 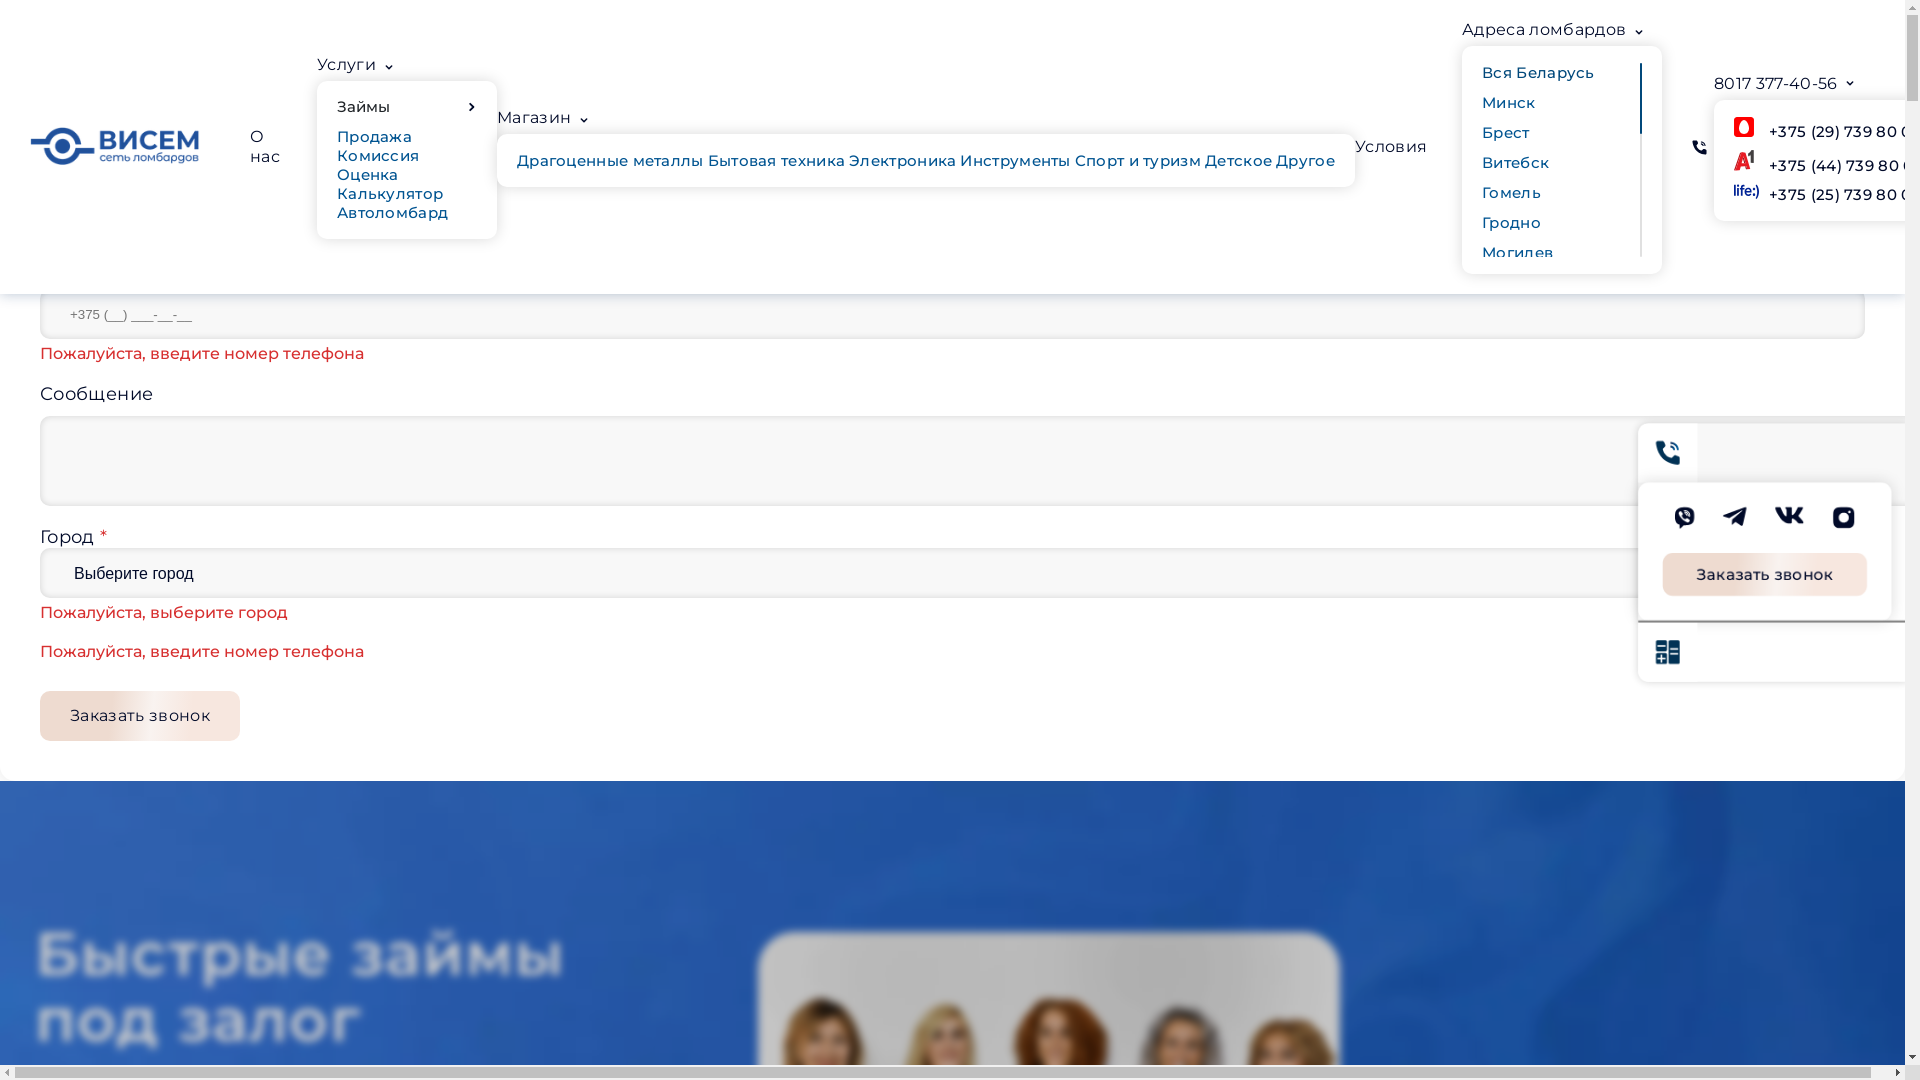 I want to click on '8017 377-40-56', so click(x=1775, y=83).